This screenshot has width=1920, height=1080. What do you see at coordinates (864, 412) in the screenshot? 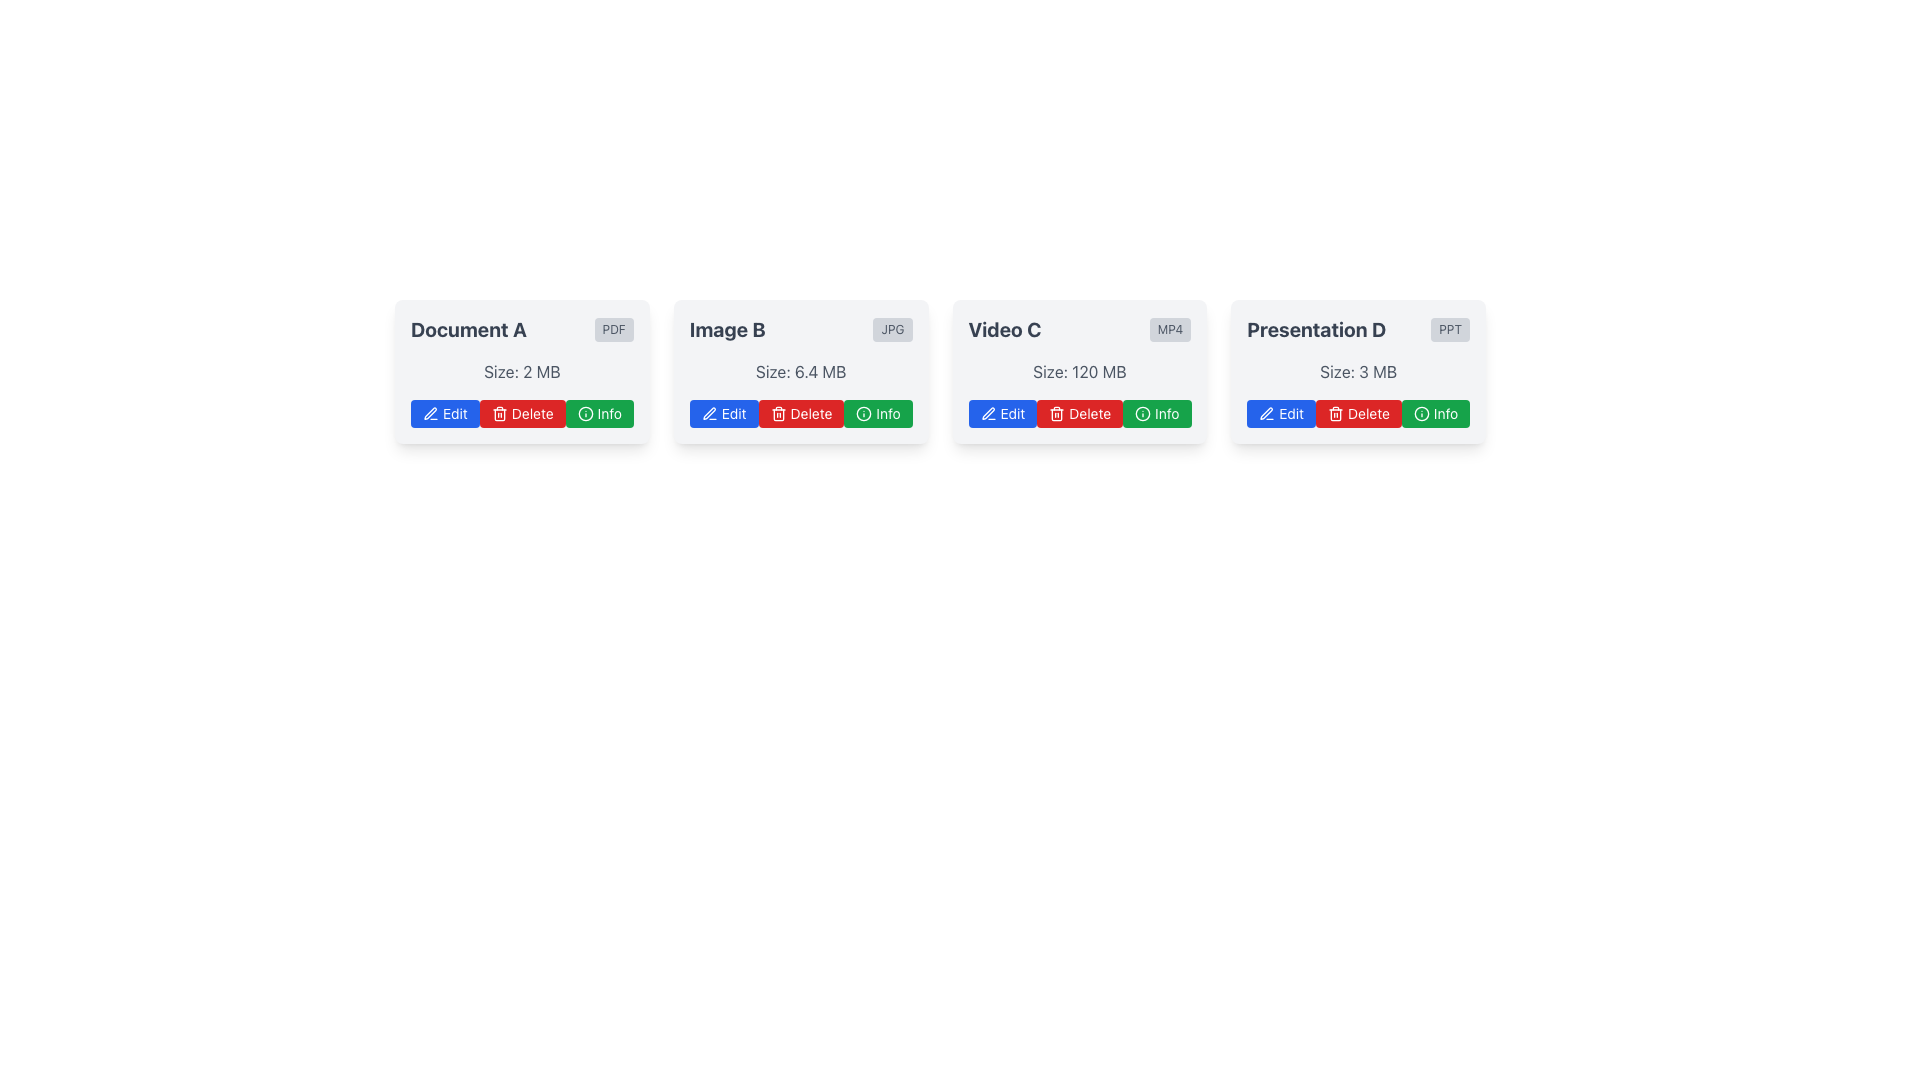
I see `the SVG Circle element that serves as the circular background of the information icon within the 'Info' button located at the bottom-right corner of the card labeled 'Image B'` at bounding box center [864, 412].